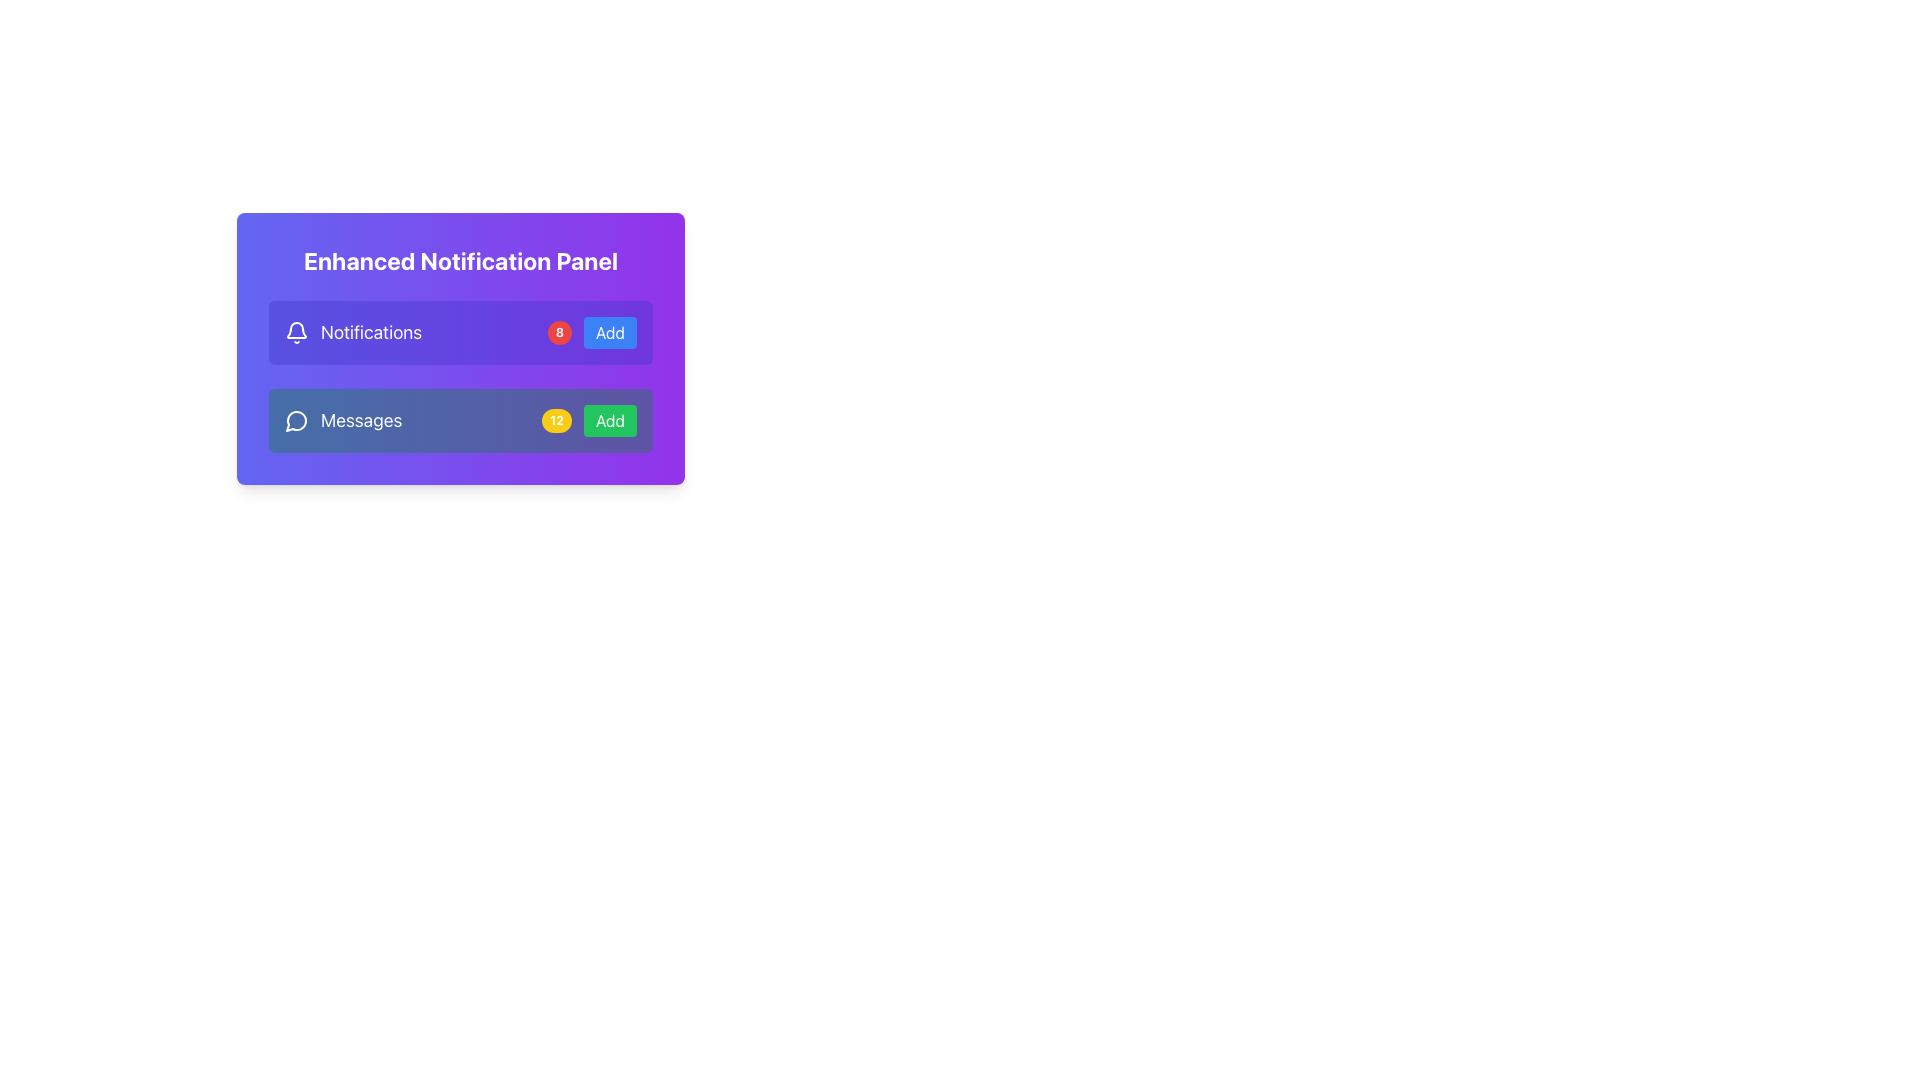  I want to click on within the Enhanced Notification Panel, so click(459, 377).